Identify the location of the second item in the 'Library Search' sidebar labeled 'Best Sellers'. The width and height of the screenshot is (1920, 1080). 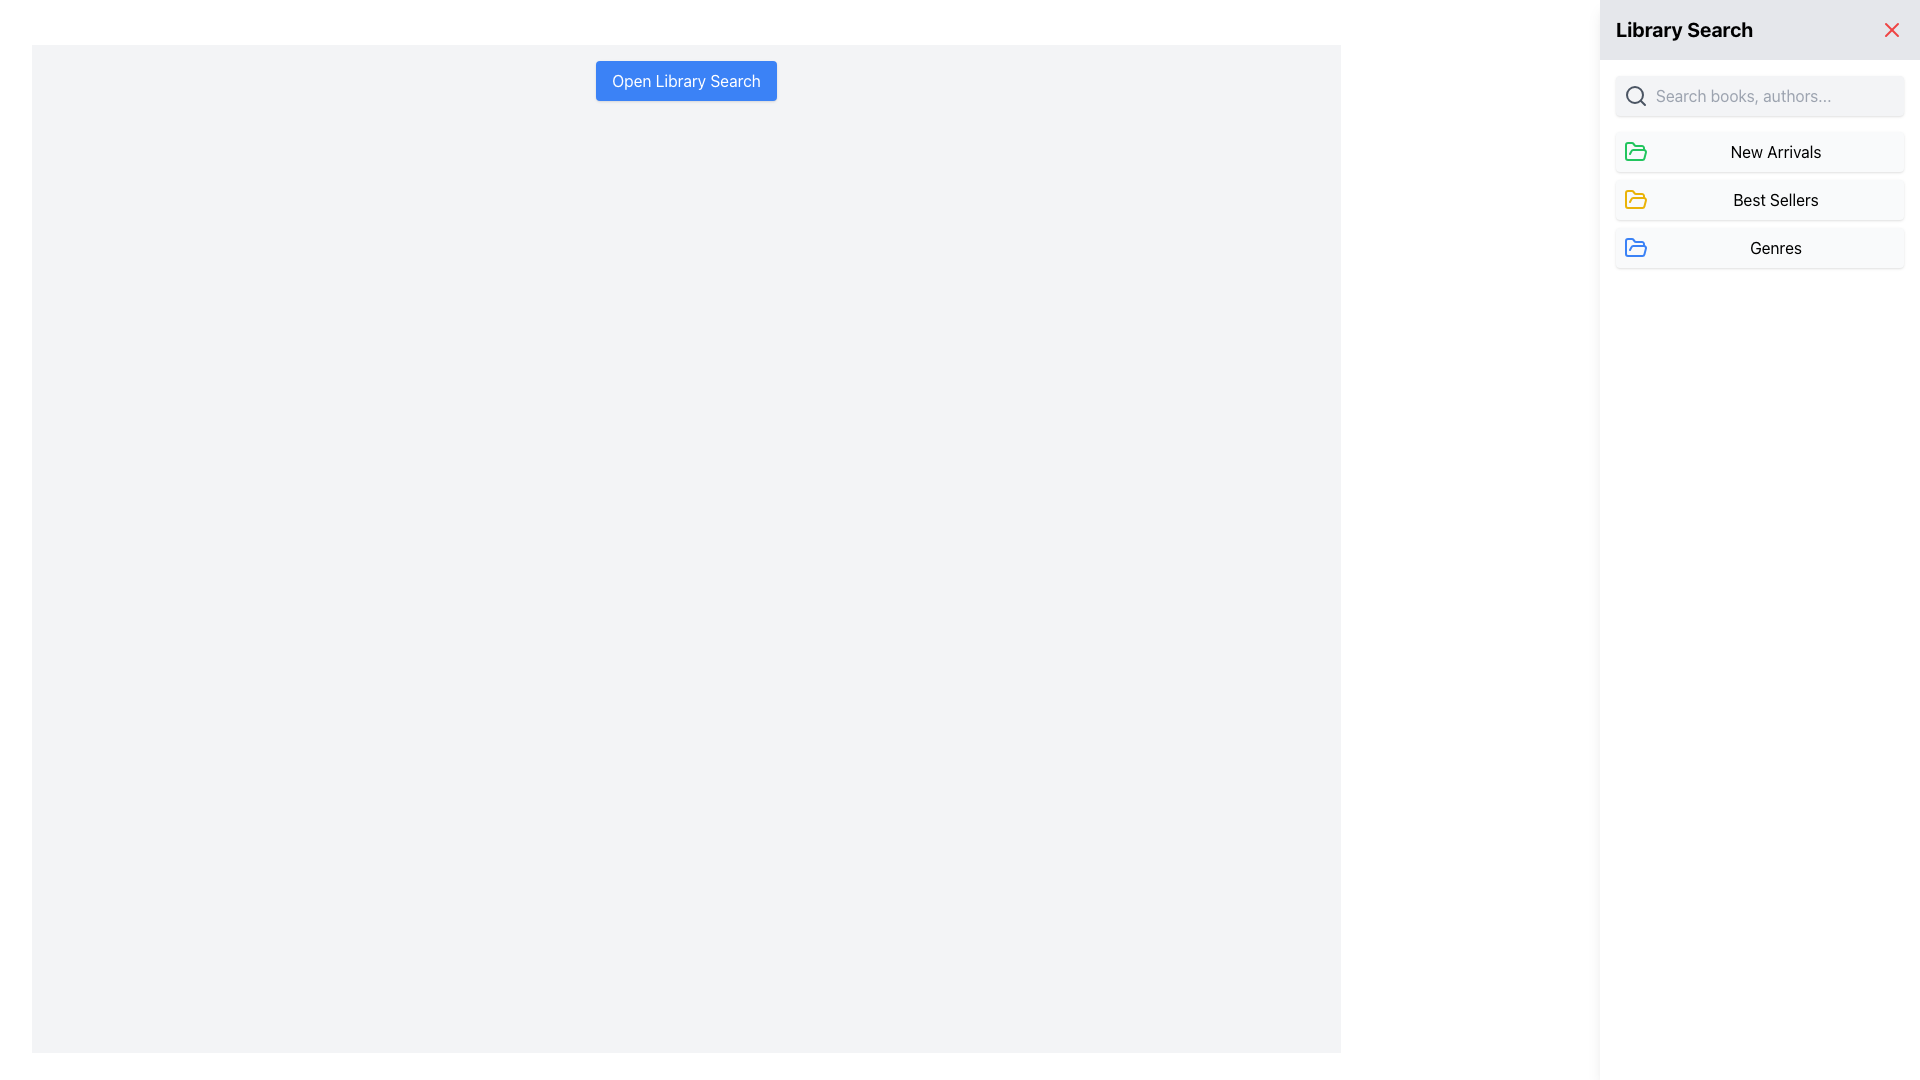
(1760, 200).